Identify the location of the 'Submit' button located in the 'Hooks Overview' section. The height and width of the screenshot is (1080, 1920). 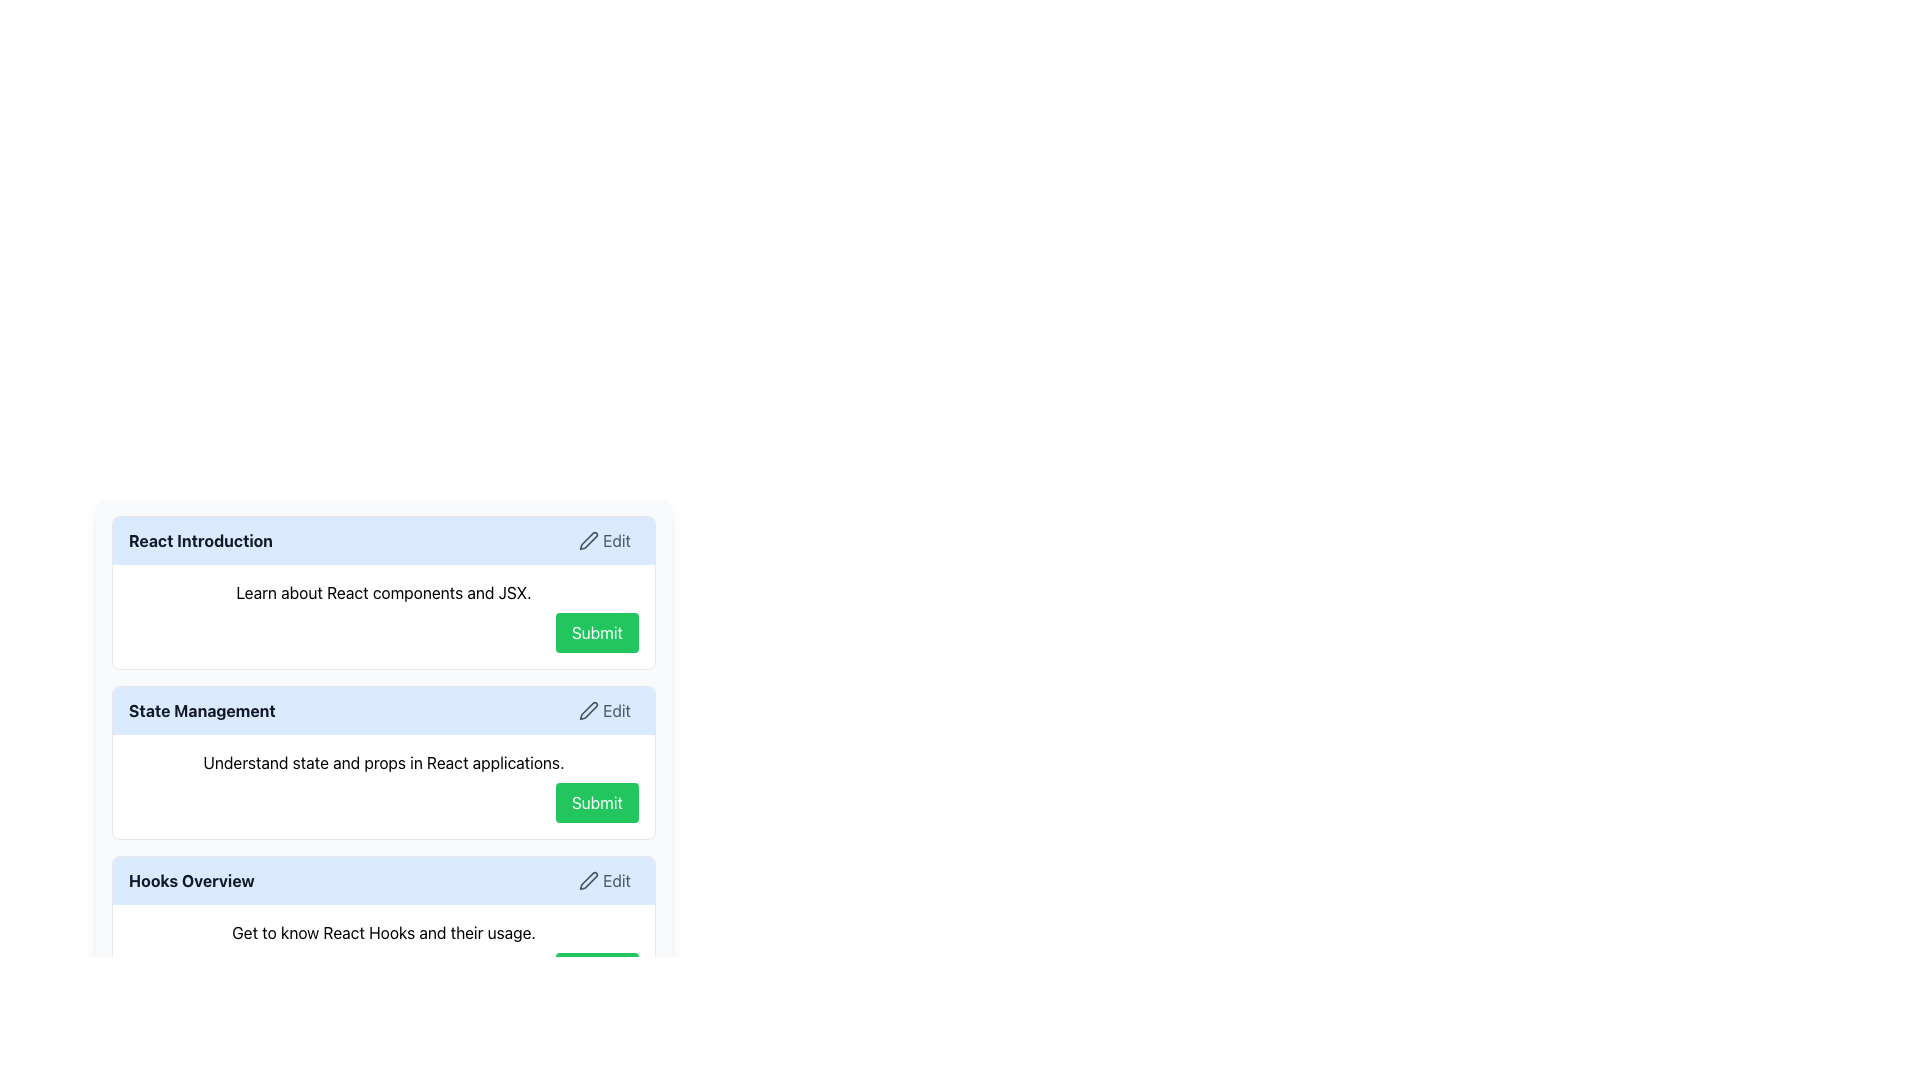
(596, 971).